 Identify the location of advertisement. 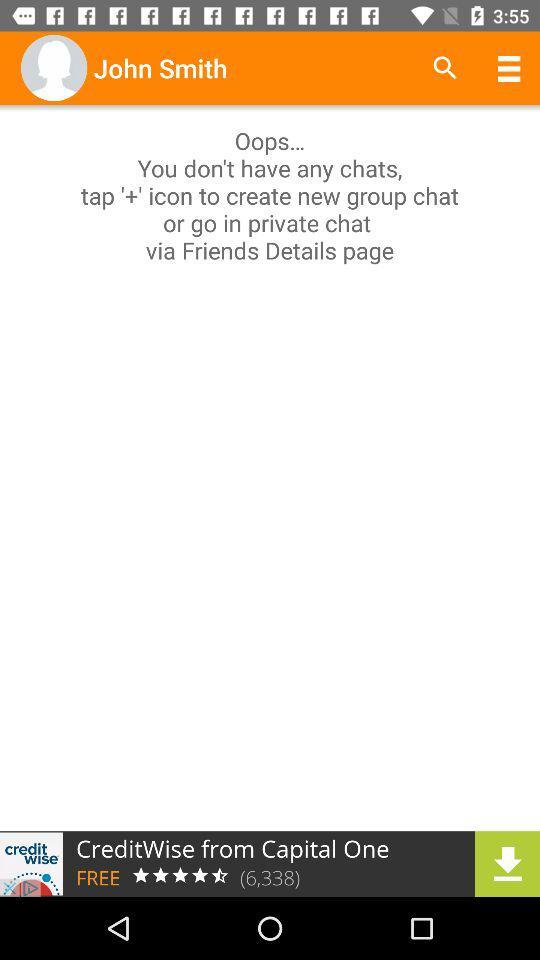
(270, 863).